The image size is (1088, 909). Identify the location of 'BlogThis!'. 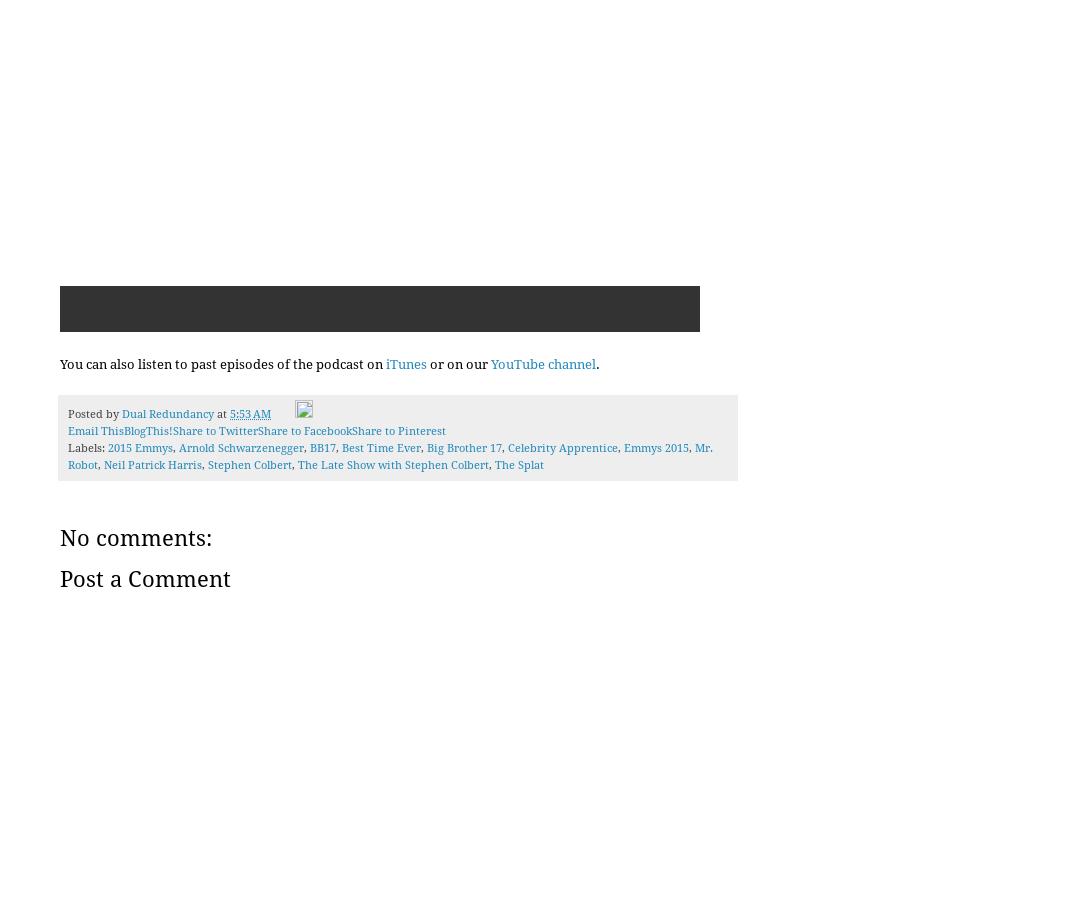
(124, 429).